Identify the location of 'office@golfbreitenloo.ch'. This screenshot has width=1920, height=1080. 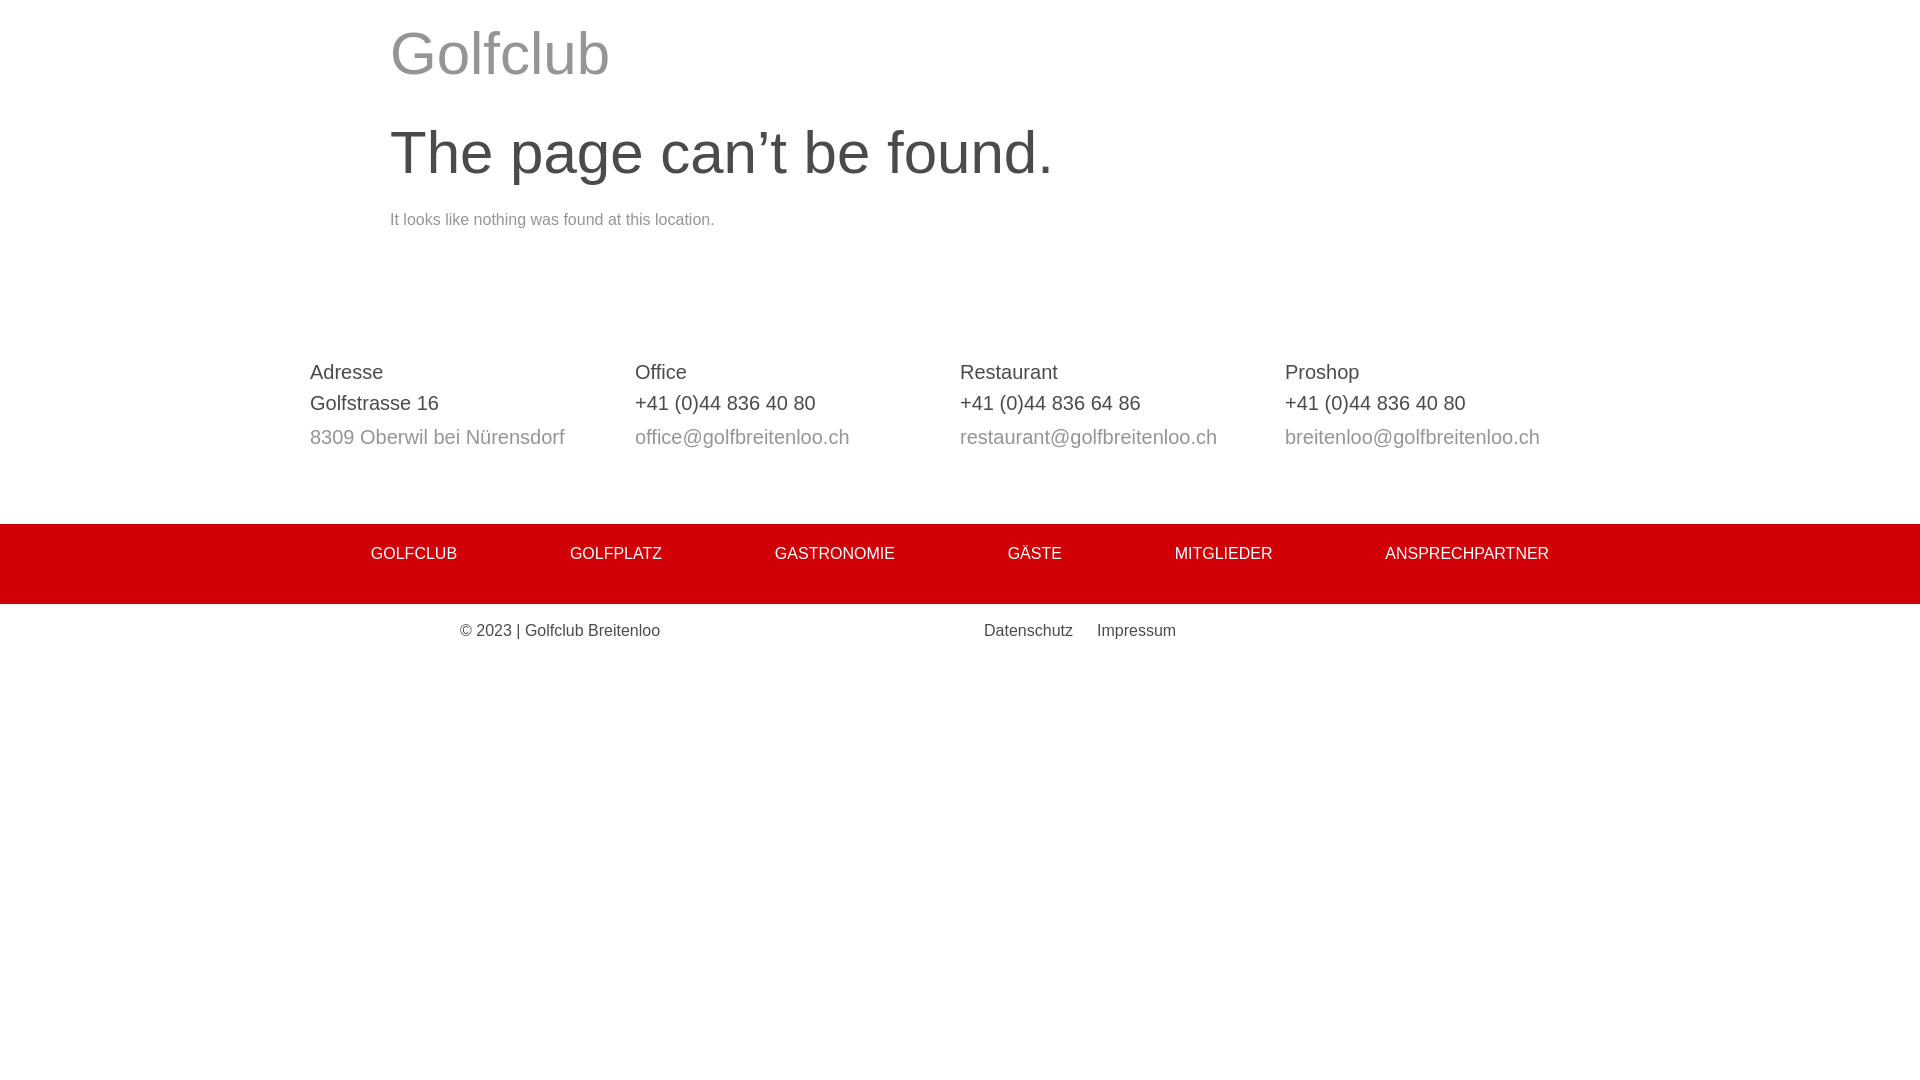
(633, 435).